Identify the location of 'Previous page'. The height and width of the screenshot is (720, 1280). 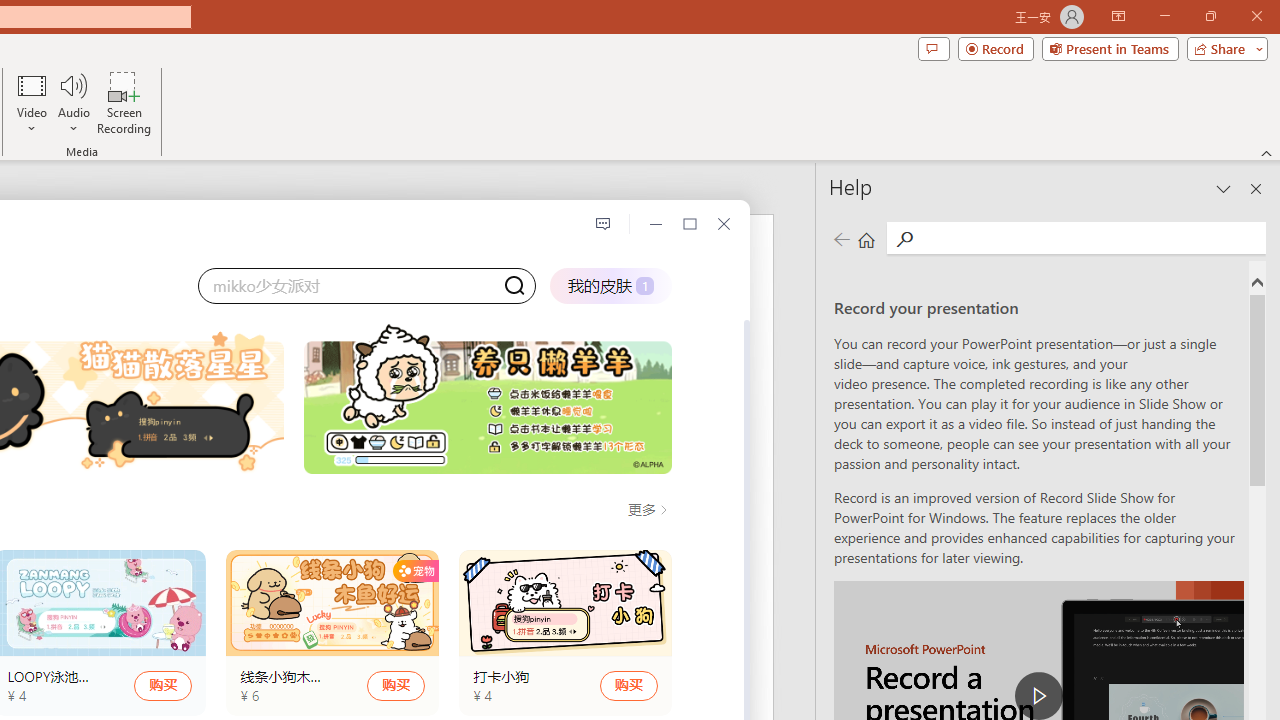
(841, 238).